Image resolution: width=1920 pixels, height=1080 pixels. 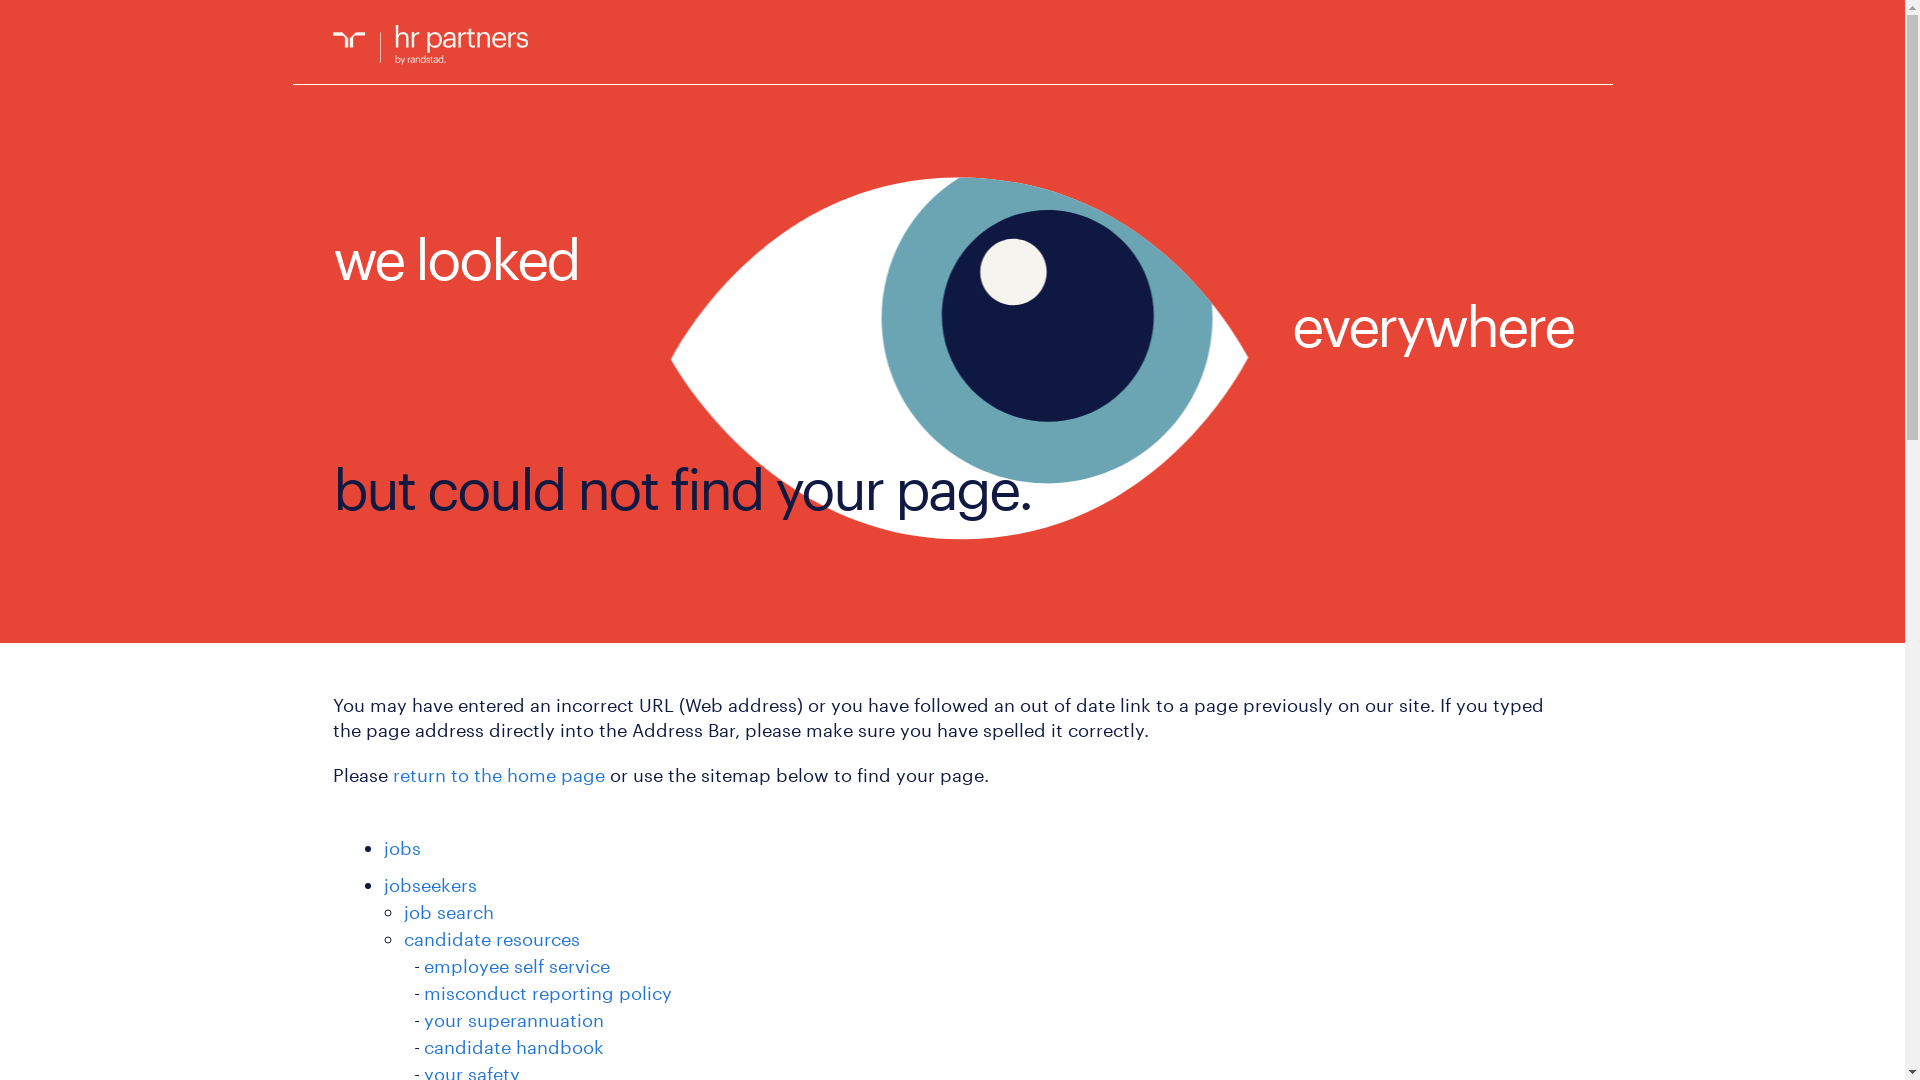 I want to click on 'misconduct reporting policy', so click(x=547, y=992).